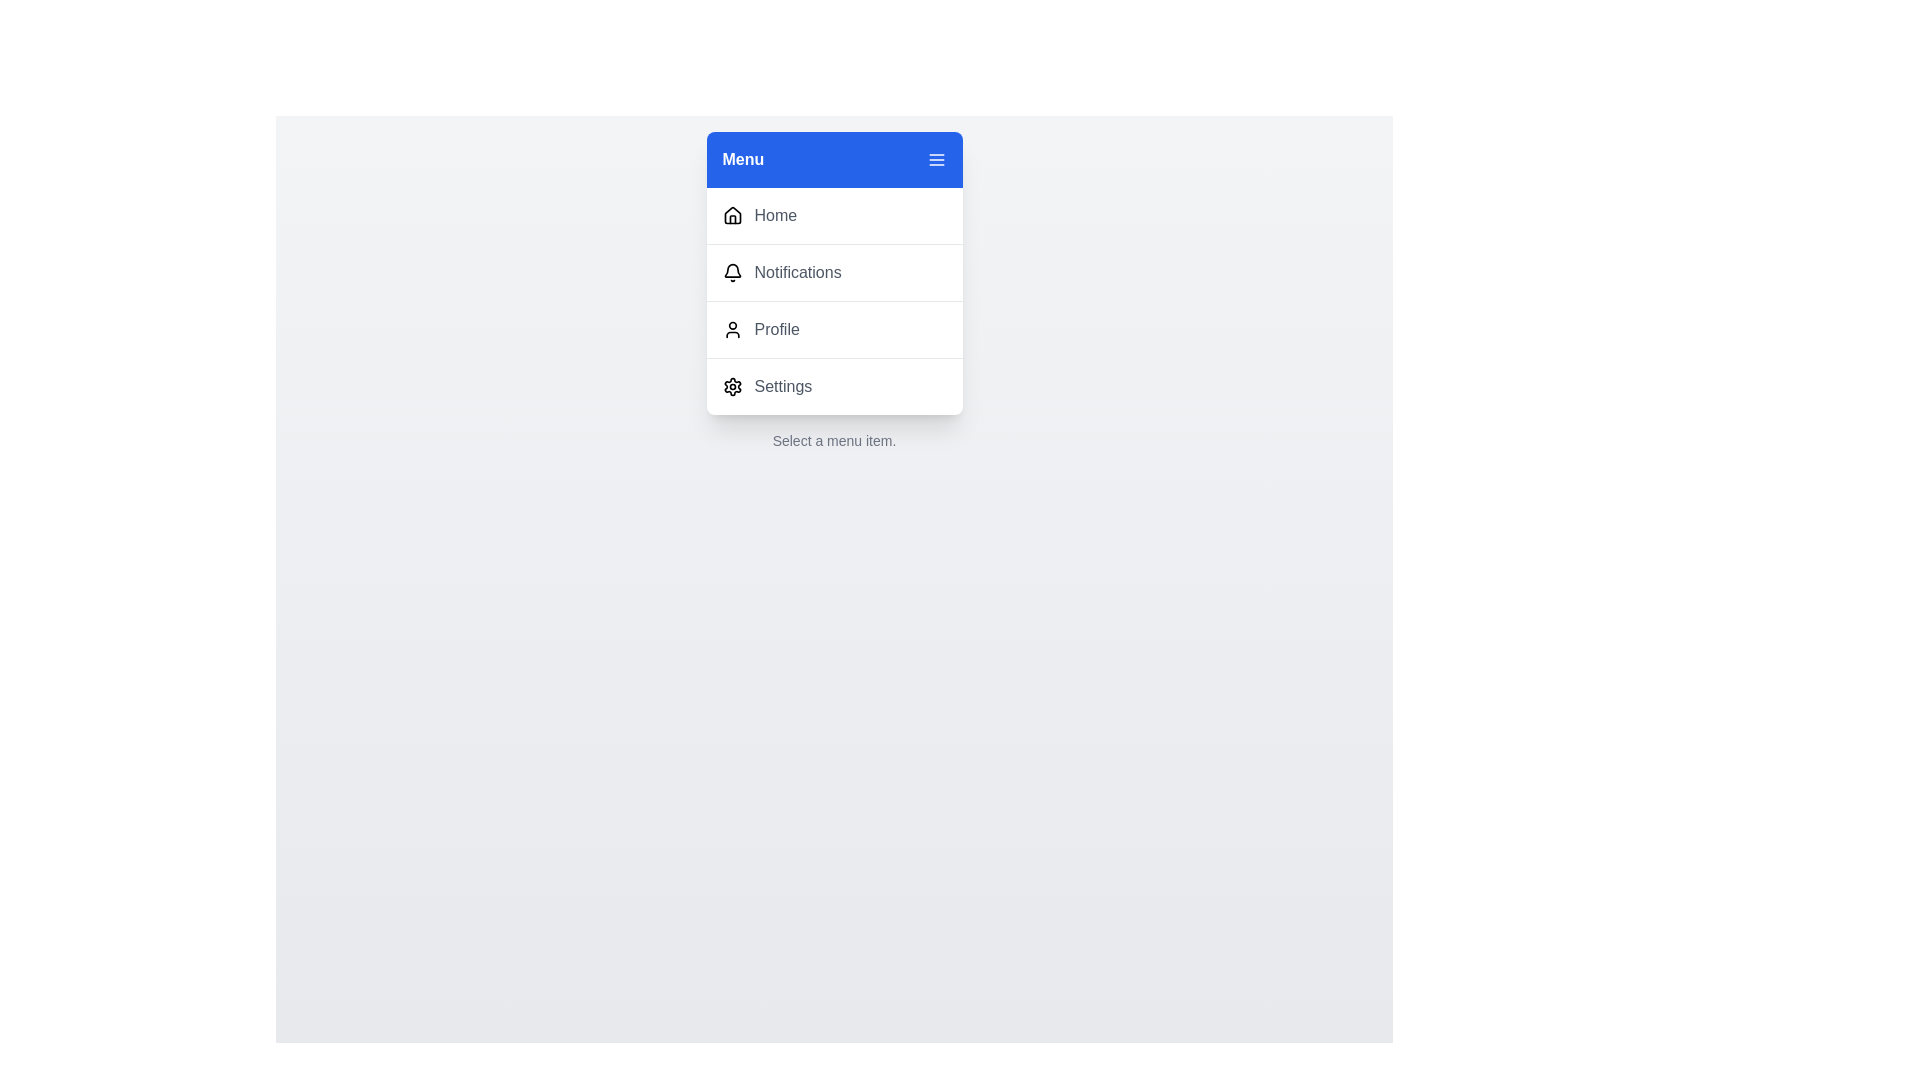 This screenshot has height=1080, width=1920. What do you see at coordinates (834, 328) in the screenshot?
I see `the menu item Profile from the menu` at bounding box center [834, 328].